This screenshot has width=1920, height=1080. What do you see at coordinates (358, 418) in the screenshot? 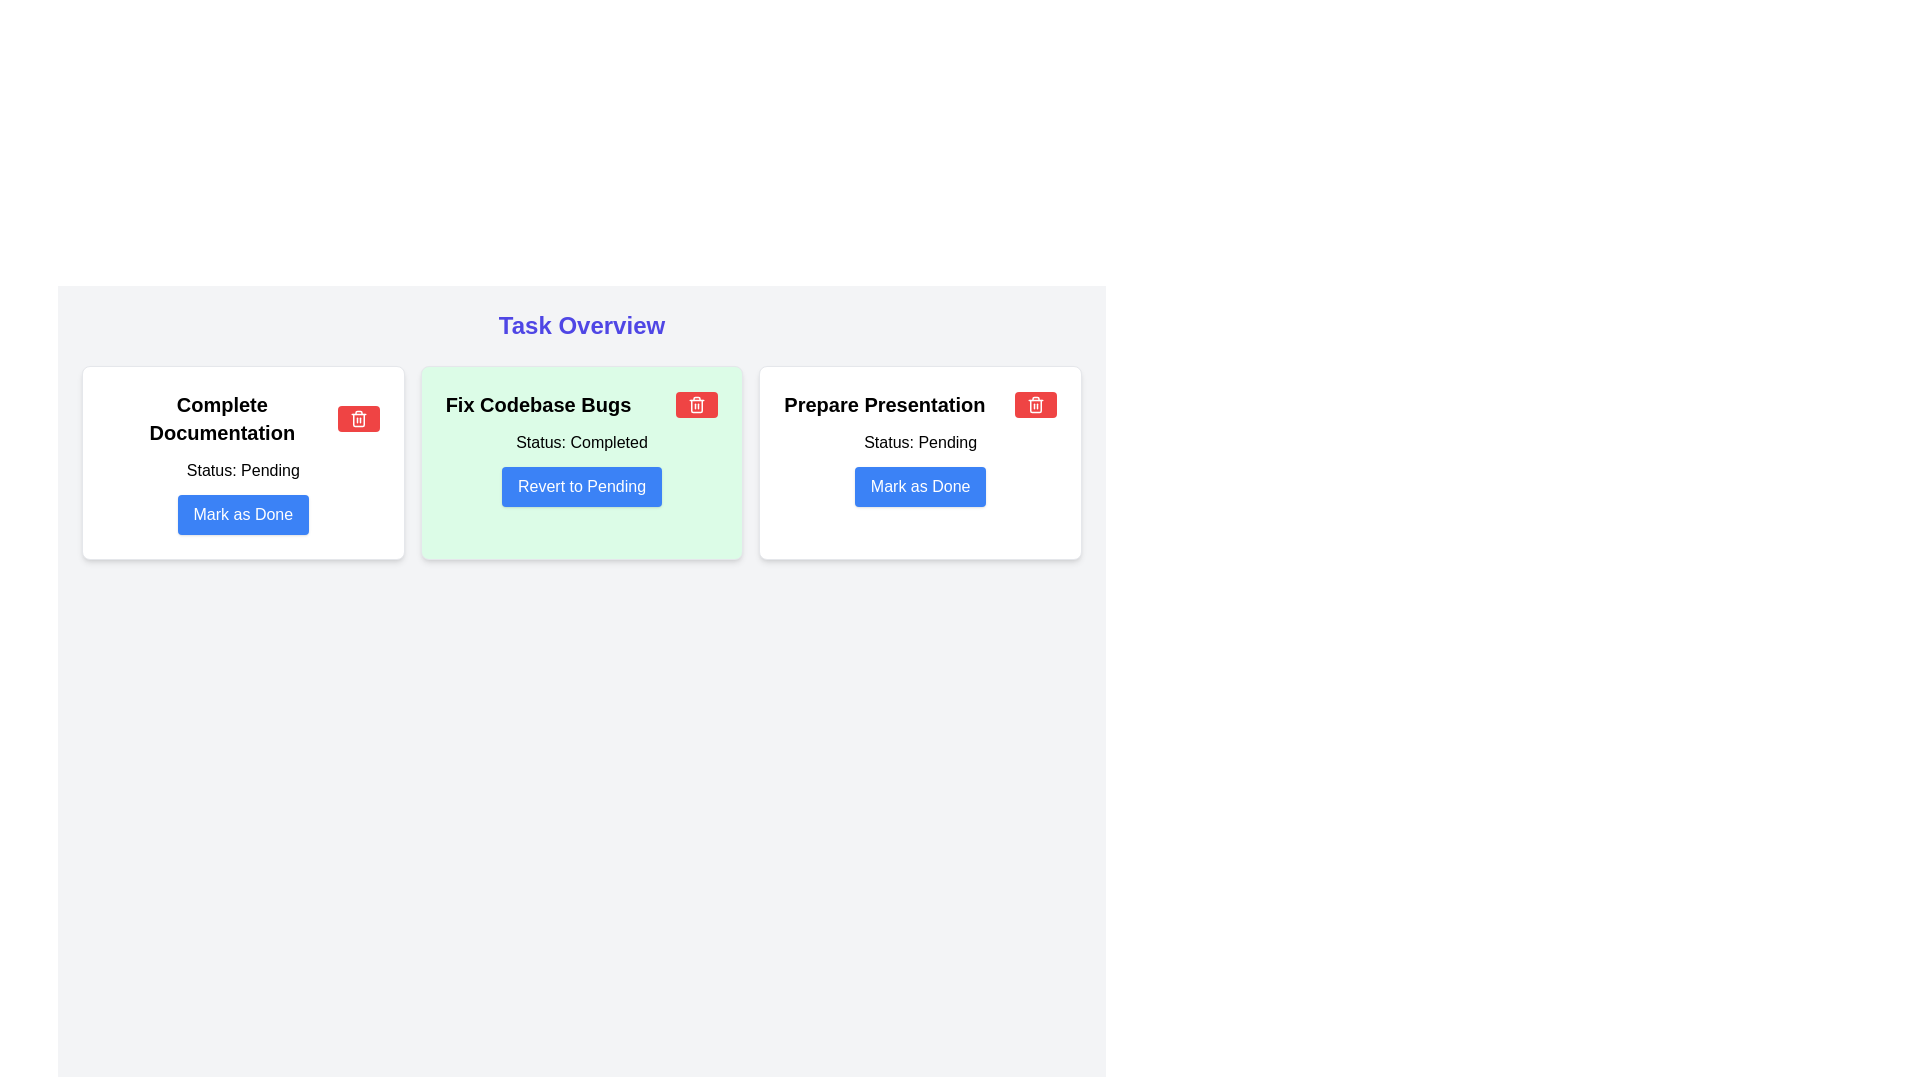
I see `the delete button indicated by the trash can icon, located to the right of the 'Complete Documentation' section to observe hover effects` at bounding box center [358, 418].